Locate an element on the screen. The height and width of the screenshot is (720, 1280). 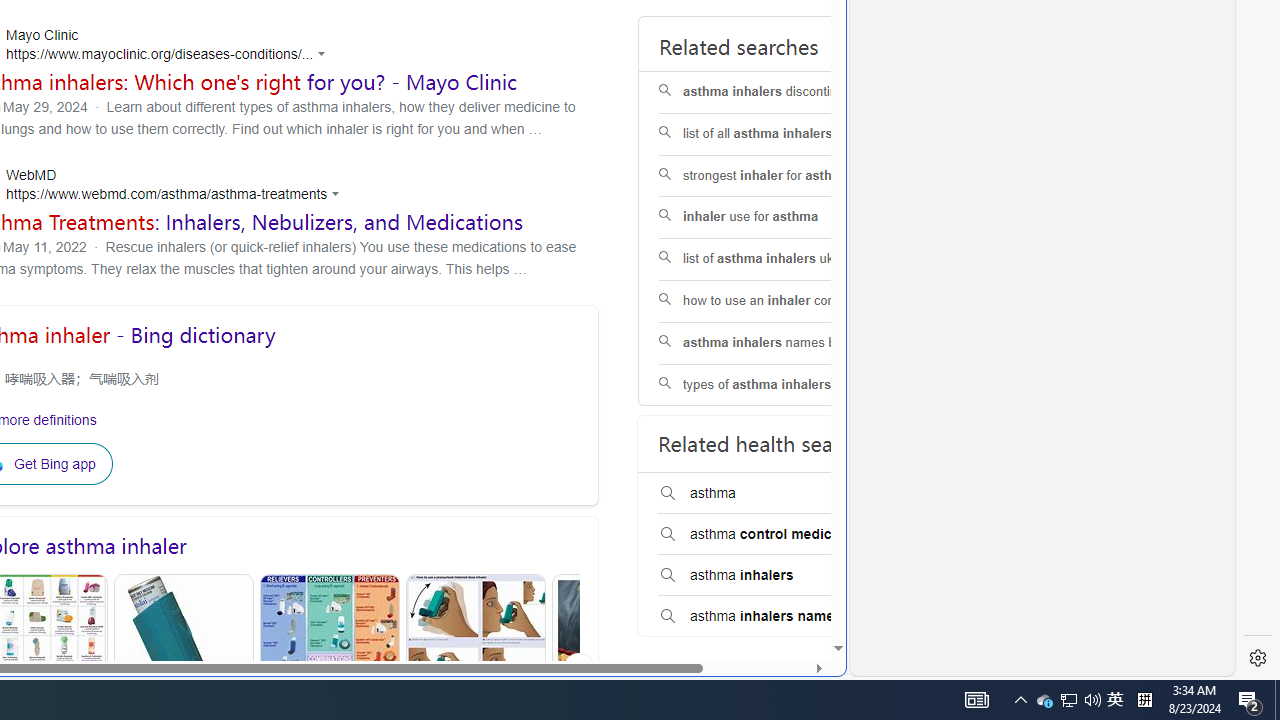
'asthma inhalers names' is located at coordinates (784, 615).